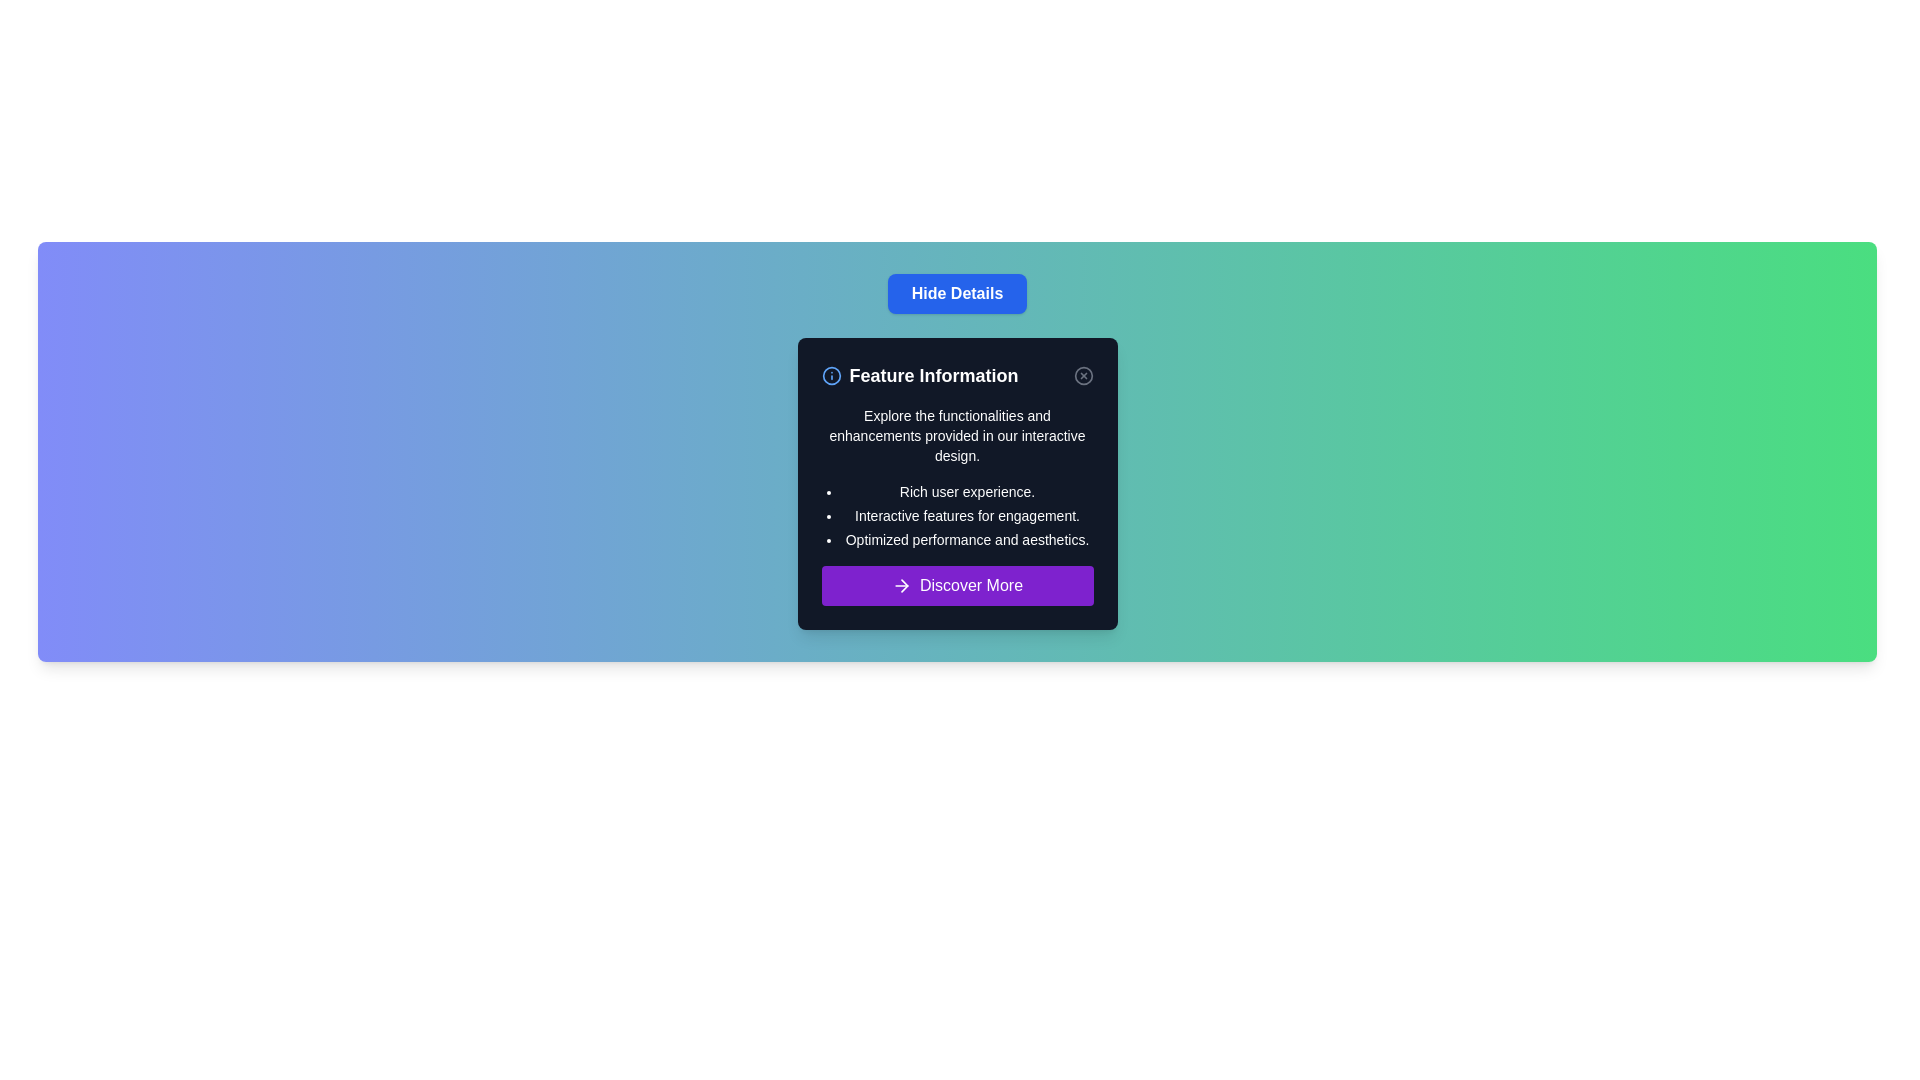 The height and width of the screenshot is (1080, 1920). What do you see at coordinates (831, 375) in the screenshot?
I see `the circular graphical element within the SVG icon that is part of the 'Feature Information' header in the pop-up card` at bounding box center [831, 375].